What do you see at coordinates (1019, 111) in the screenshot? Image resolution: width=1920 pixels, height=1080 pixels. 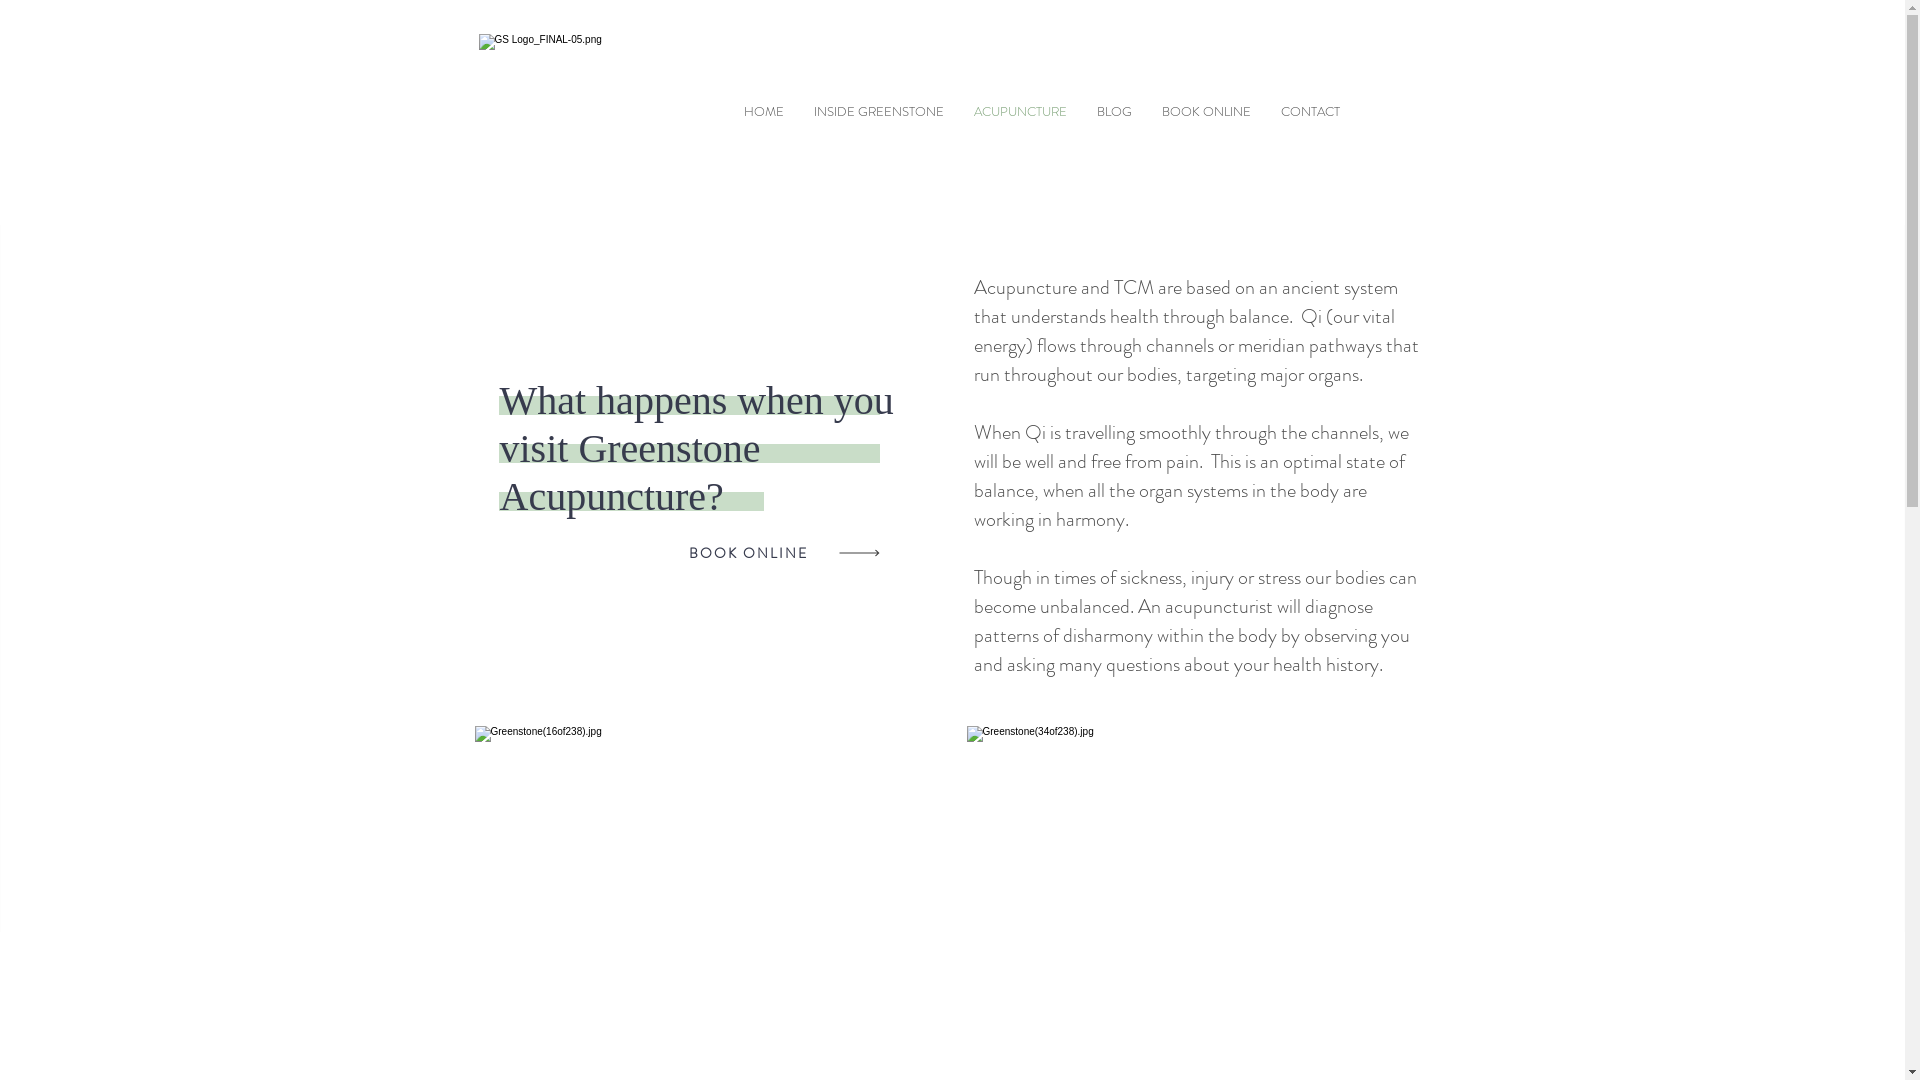 I see `'ACUPUNCTURE'` at bounding box center [1019, 111].